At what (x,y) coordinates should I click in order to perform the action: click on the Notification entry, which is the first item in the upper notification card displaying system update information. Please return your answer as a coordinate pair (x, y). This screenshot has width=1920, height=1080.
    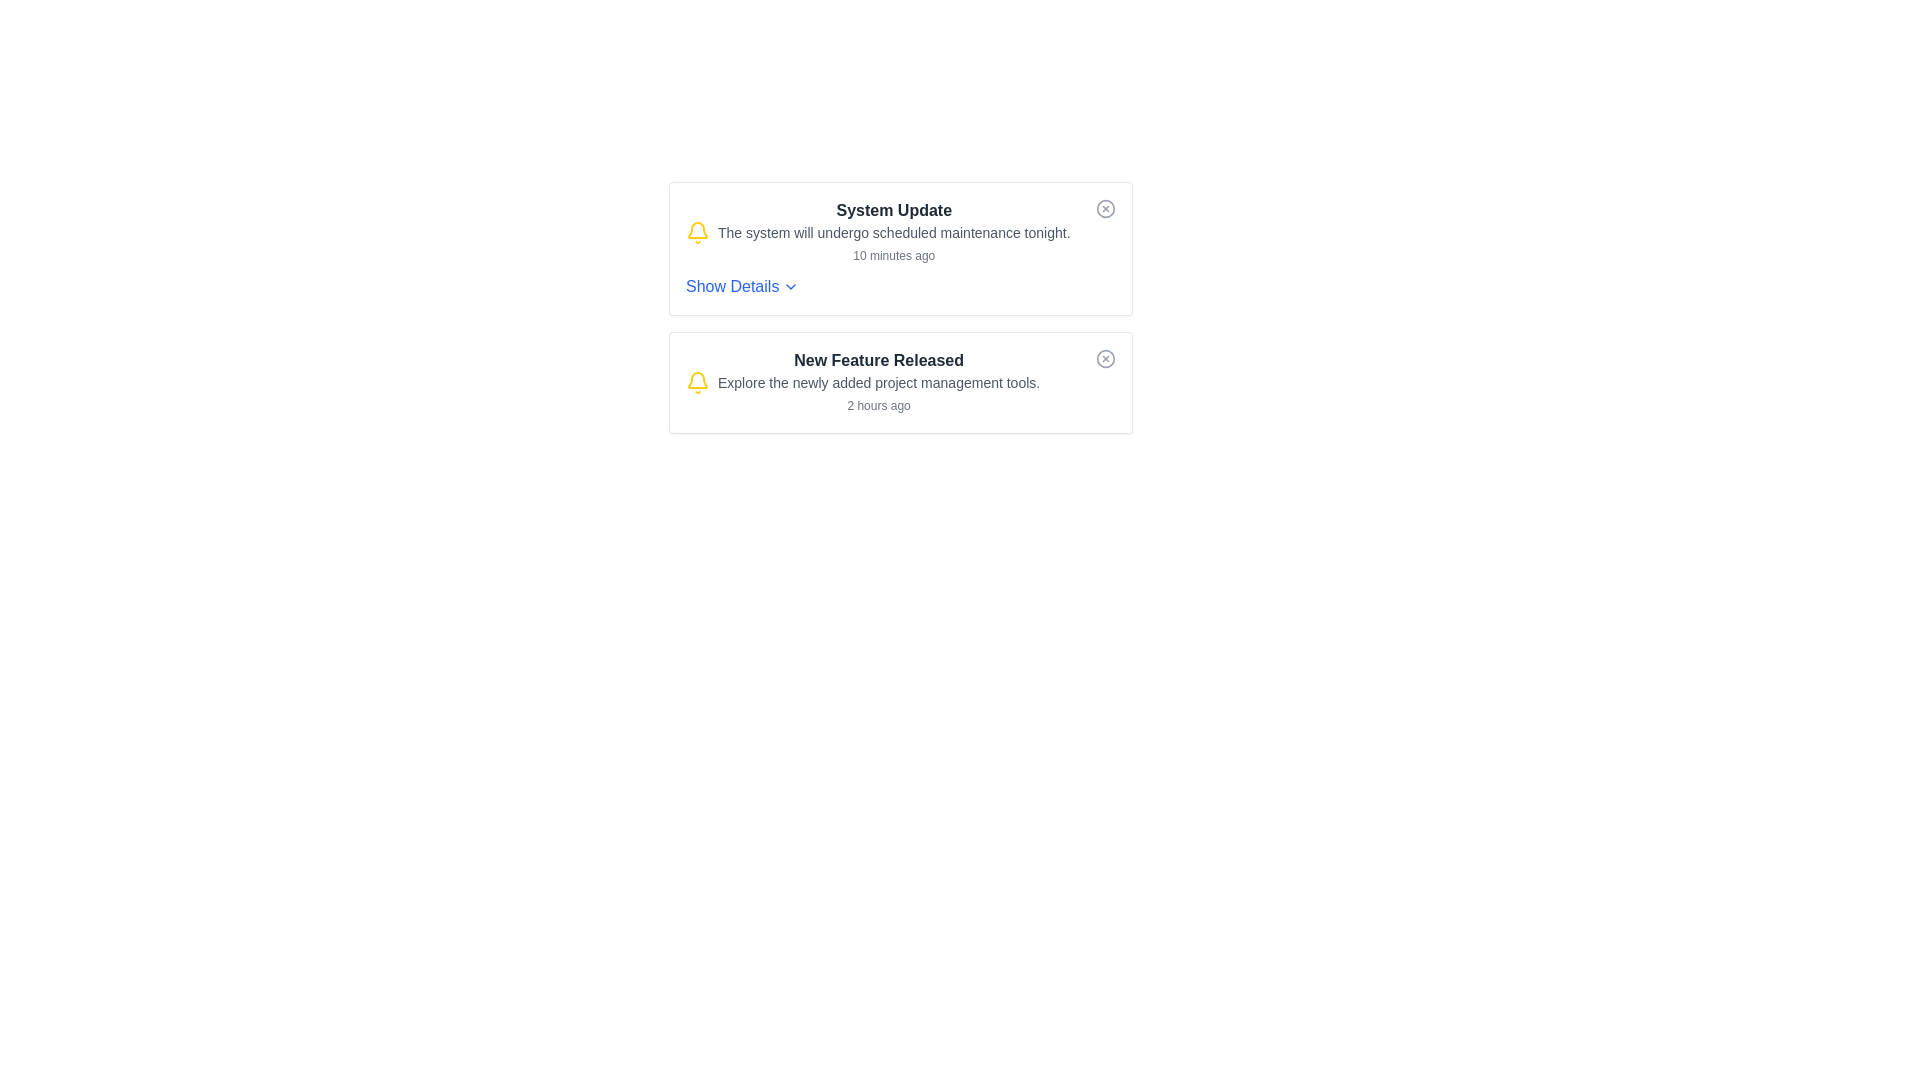
    Looking at the image, I should click on (878, 231).